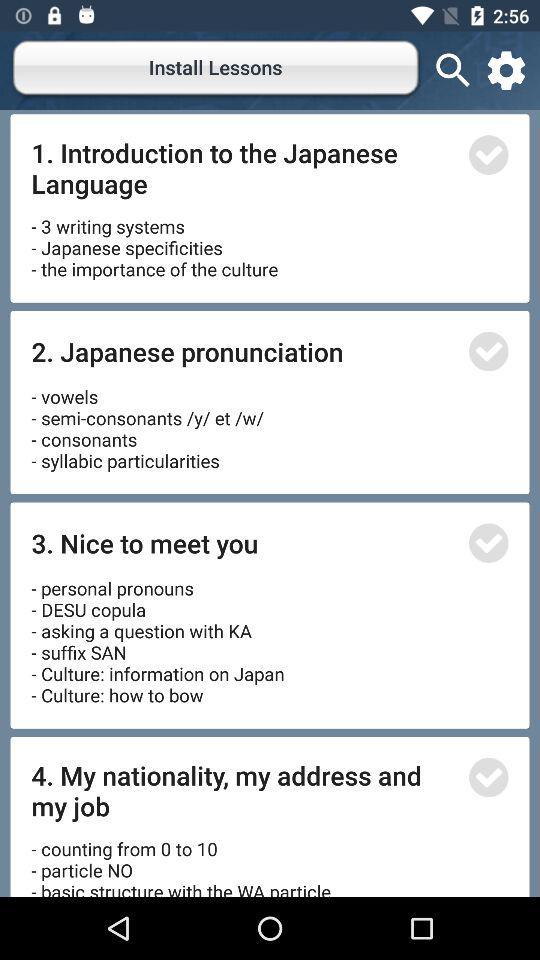 The image size is (540, 960). I want to click on search, so click(453, 70).